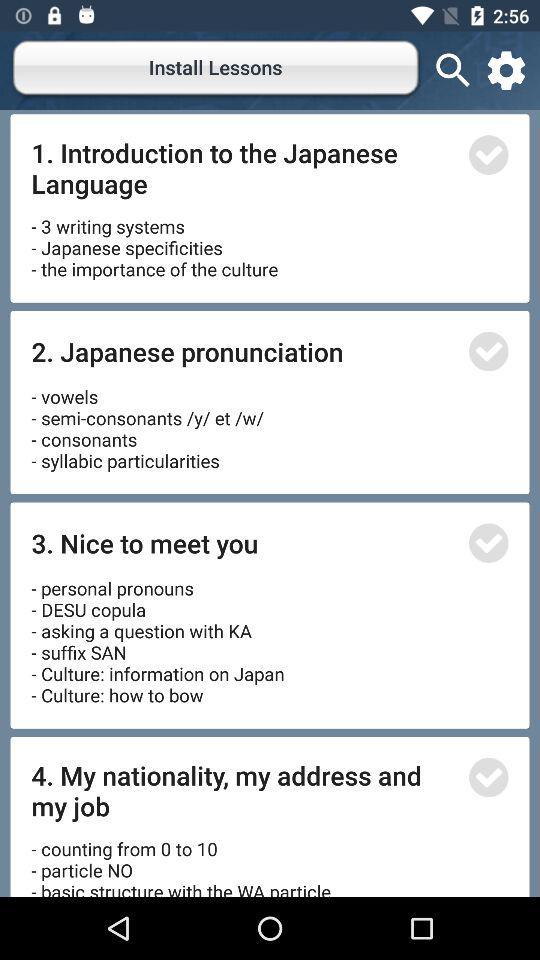 The image size is (540, 960). I want to click on search, so click(453, 70).